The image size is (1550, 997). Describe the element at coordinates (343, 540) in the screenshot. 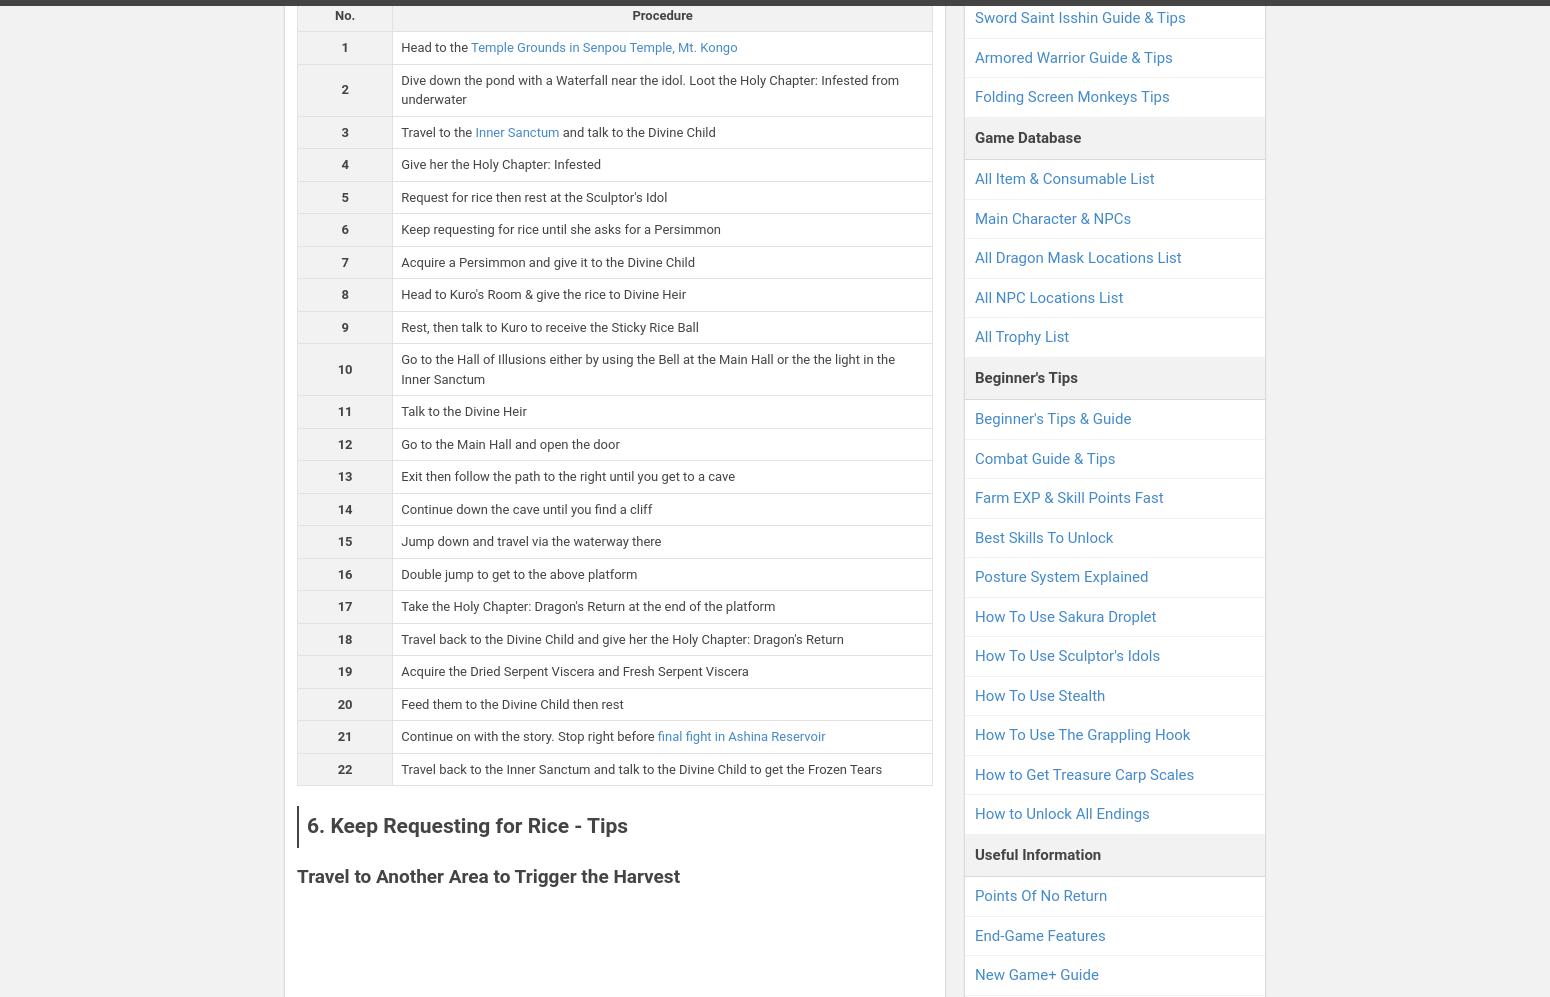

I see `'15'` at that location.